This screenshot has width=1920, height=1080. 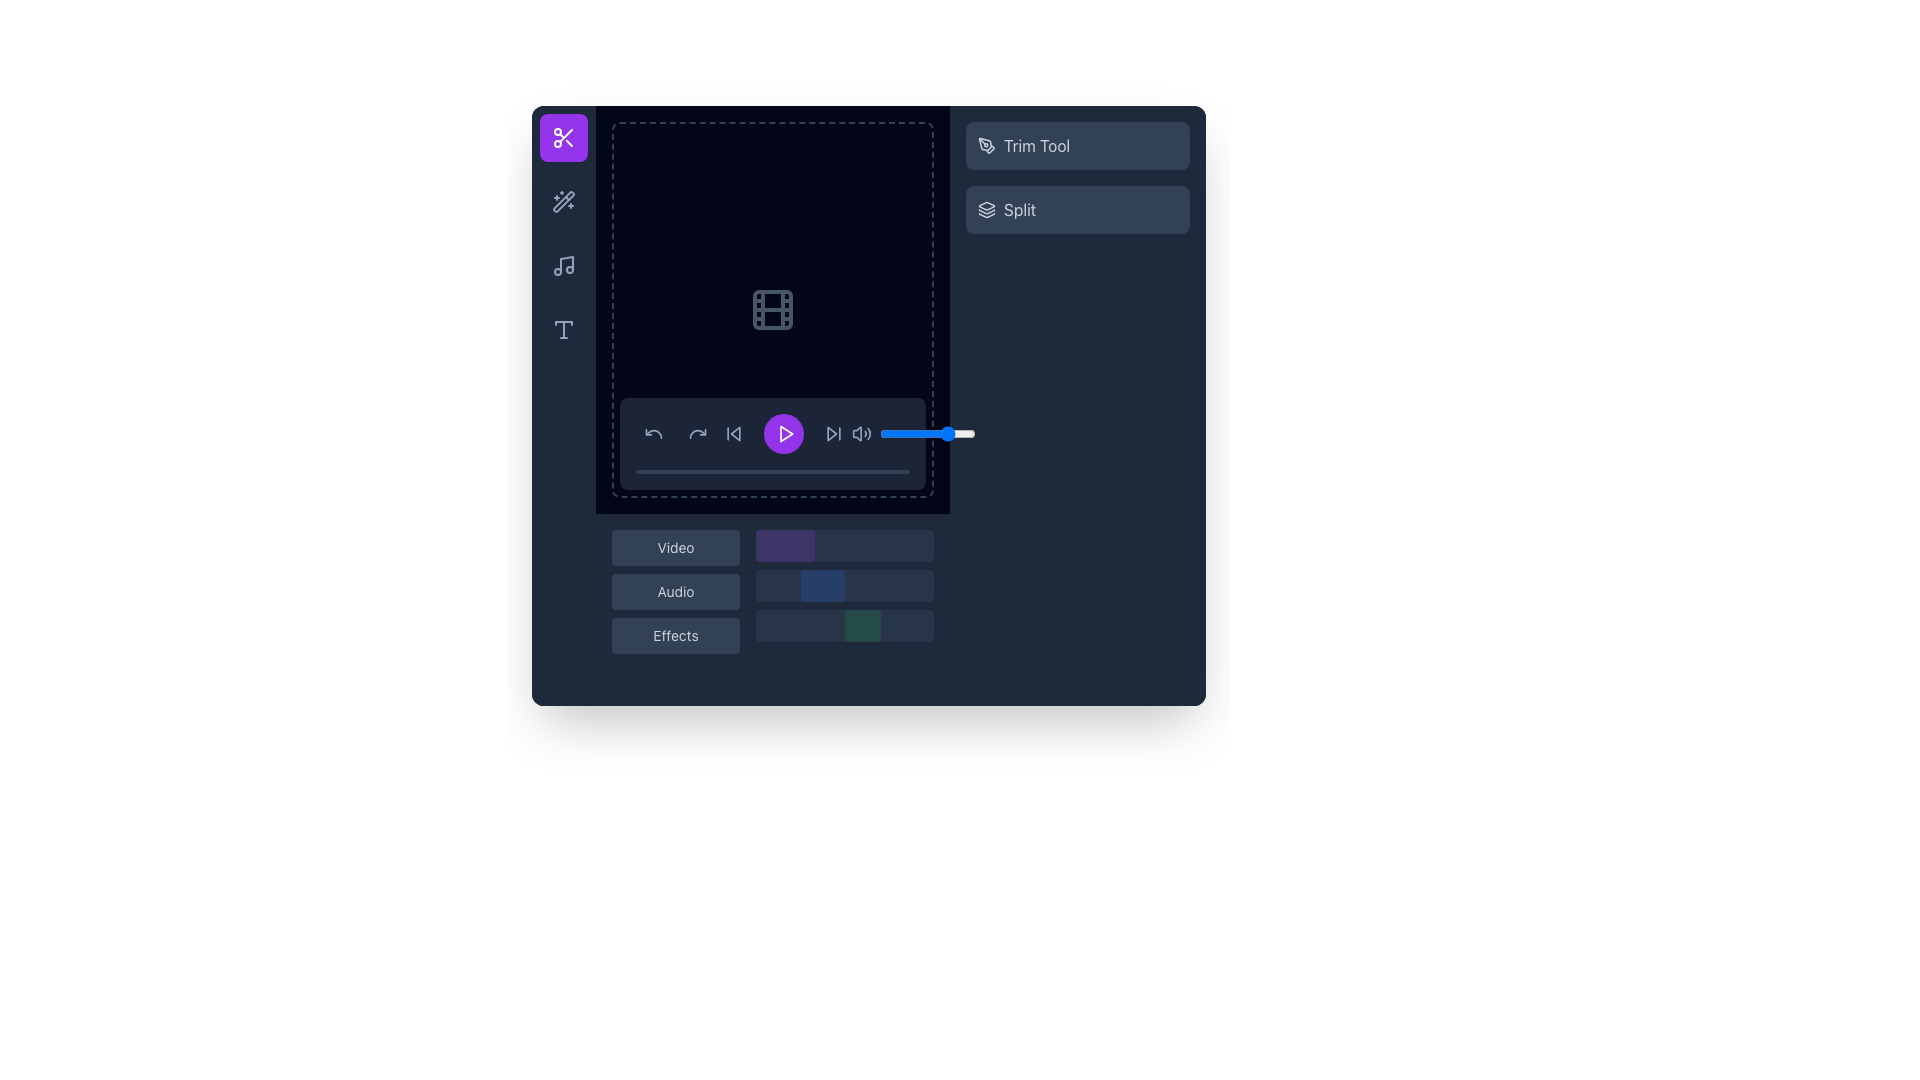 What do you see at coordinates (844, 585) in the screenshot?
I see `the second rectangular component in a vertical sequence of three, which serves as a decorative or informative indicator within a card-like section` at bounding box center [844, 585].